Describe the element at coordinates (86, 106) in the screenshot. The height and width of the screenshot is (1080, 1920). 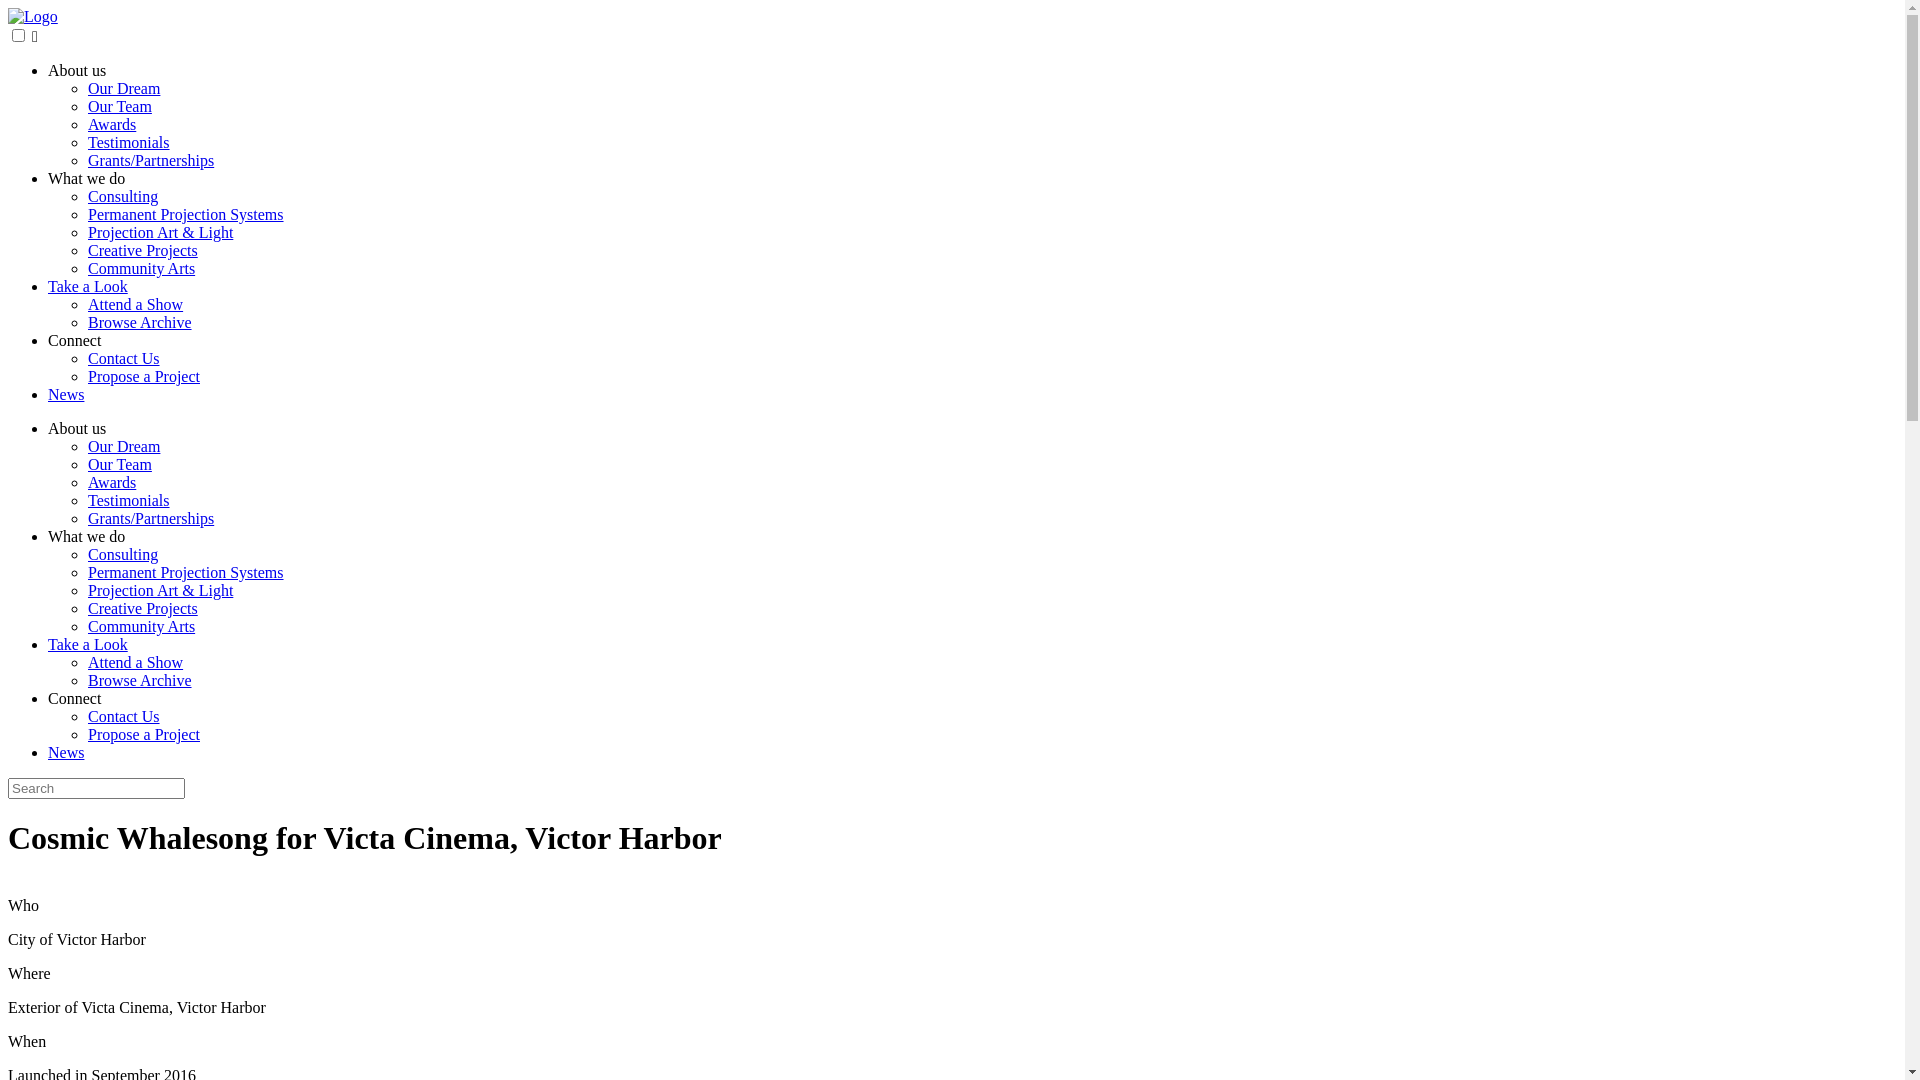
I see `'Our Team'` at that location.